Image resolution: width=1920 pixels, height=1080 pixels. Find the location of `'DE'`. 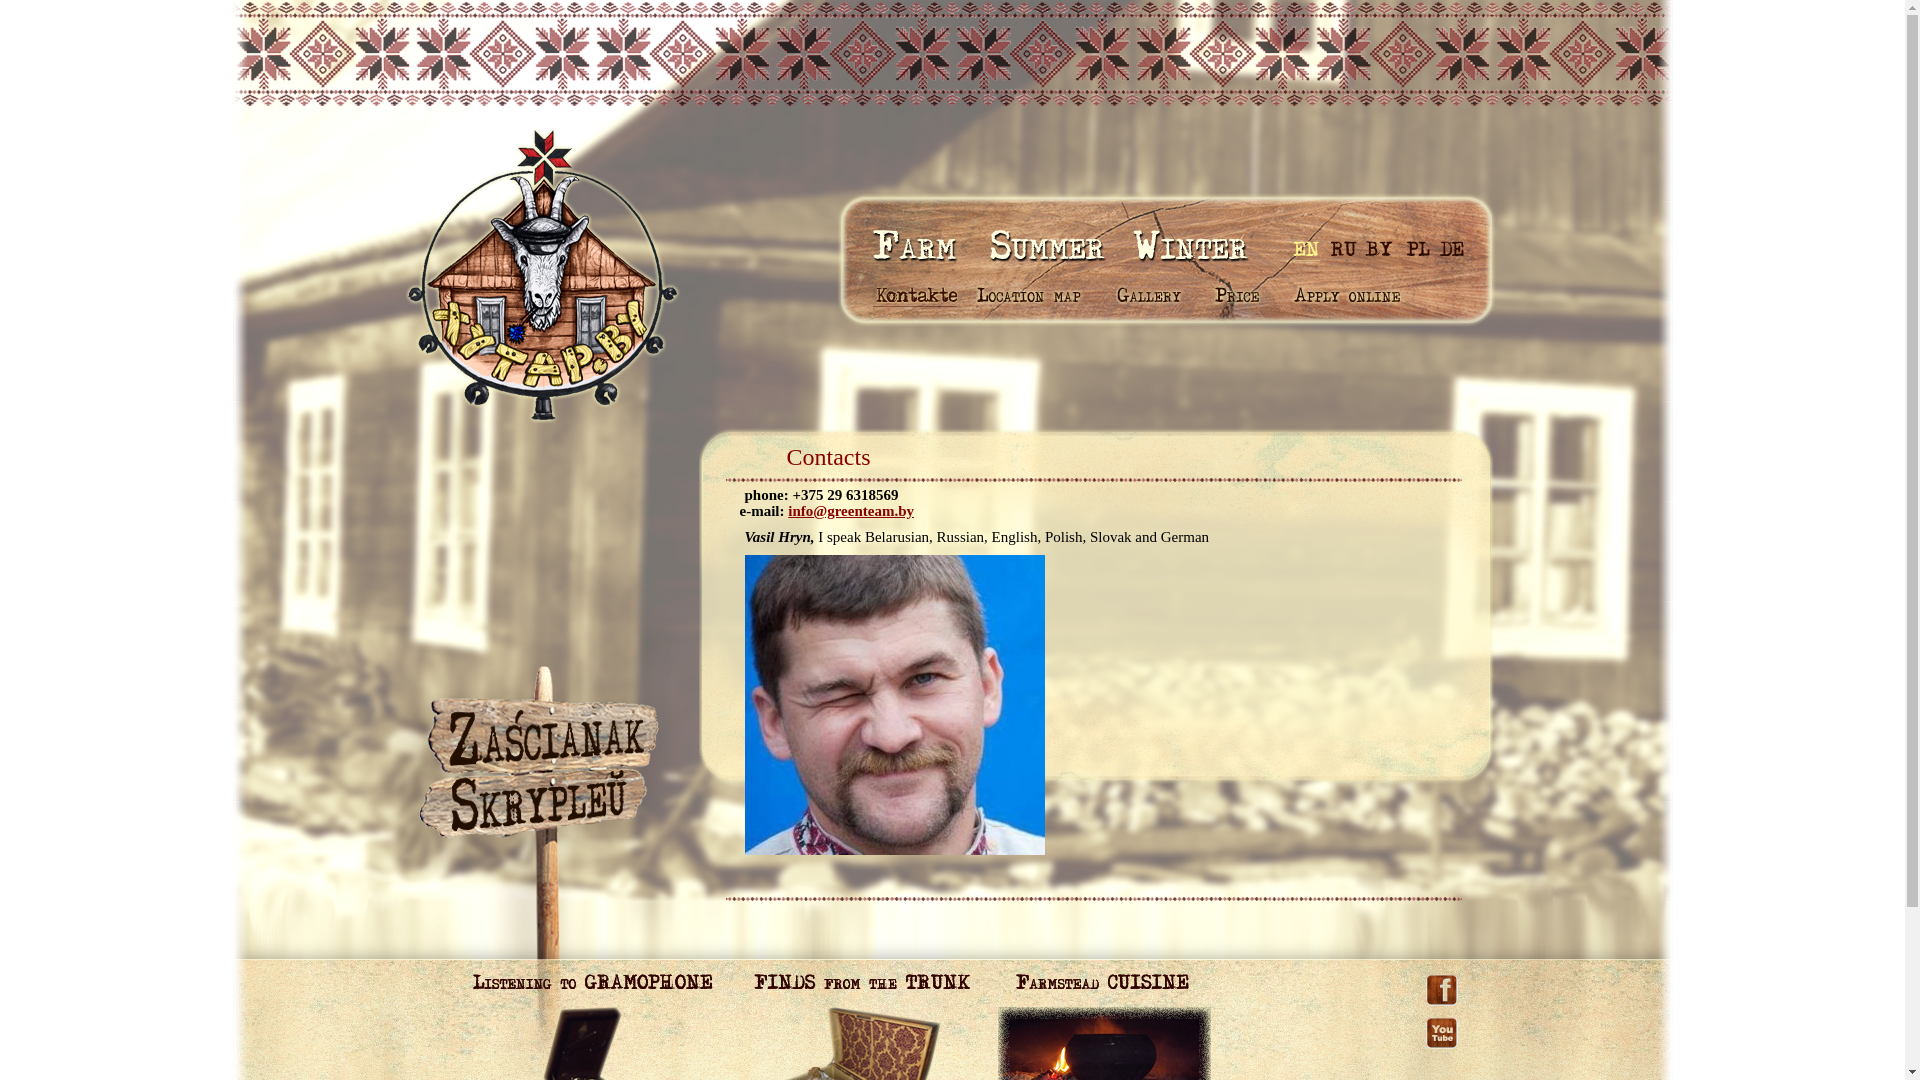

'DE' is located at coordinates (1437, 247).